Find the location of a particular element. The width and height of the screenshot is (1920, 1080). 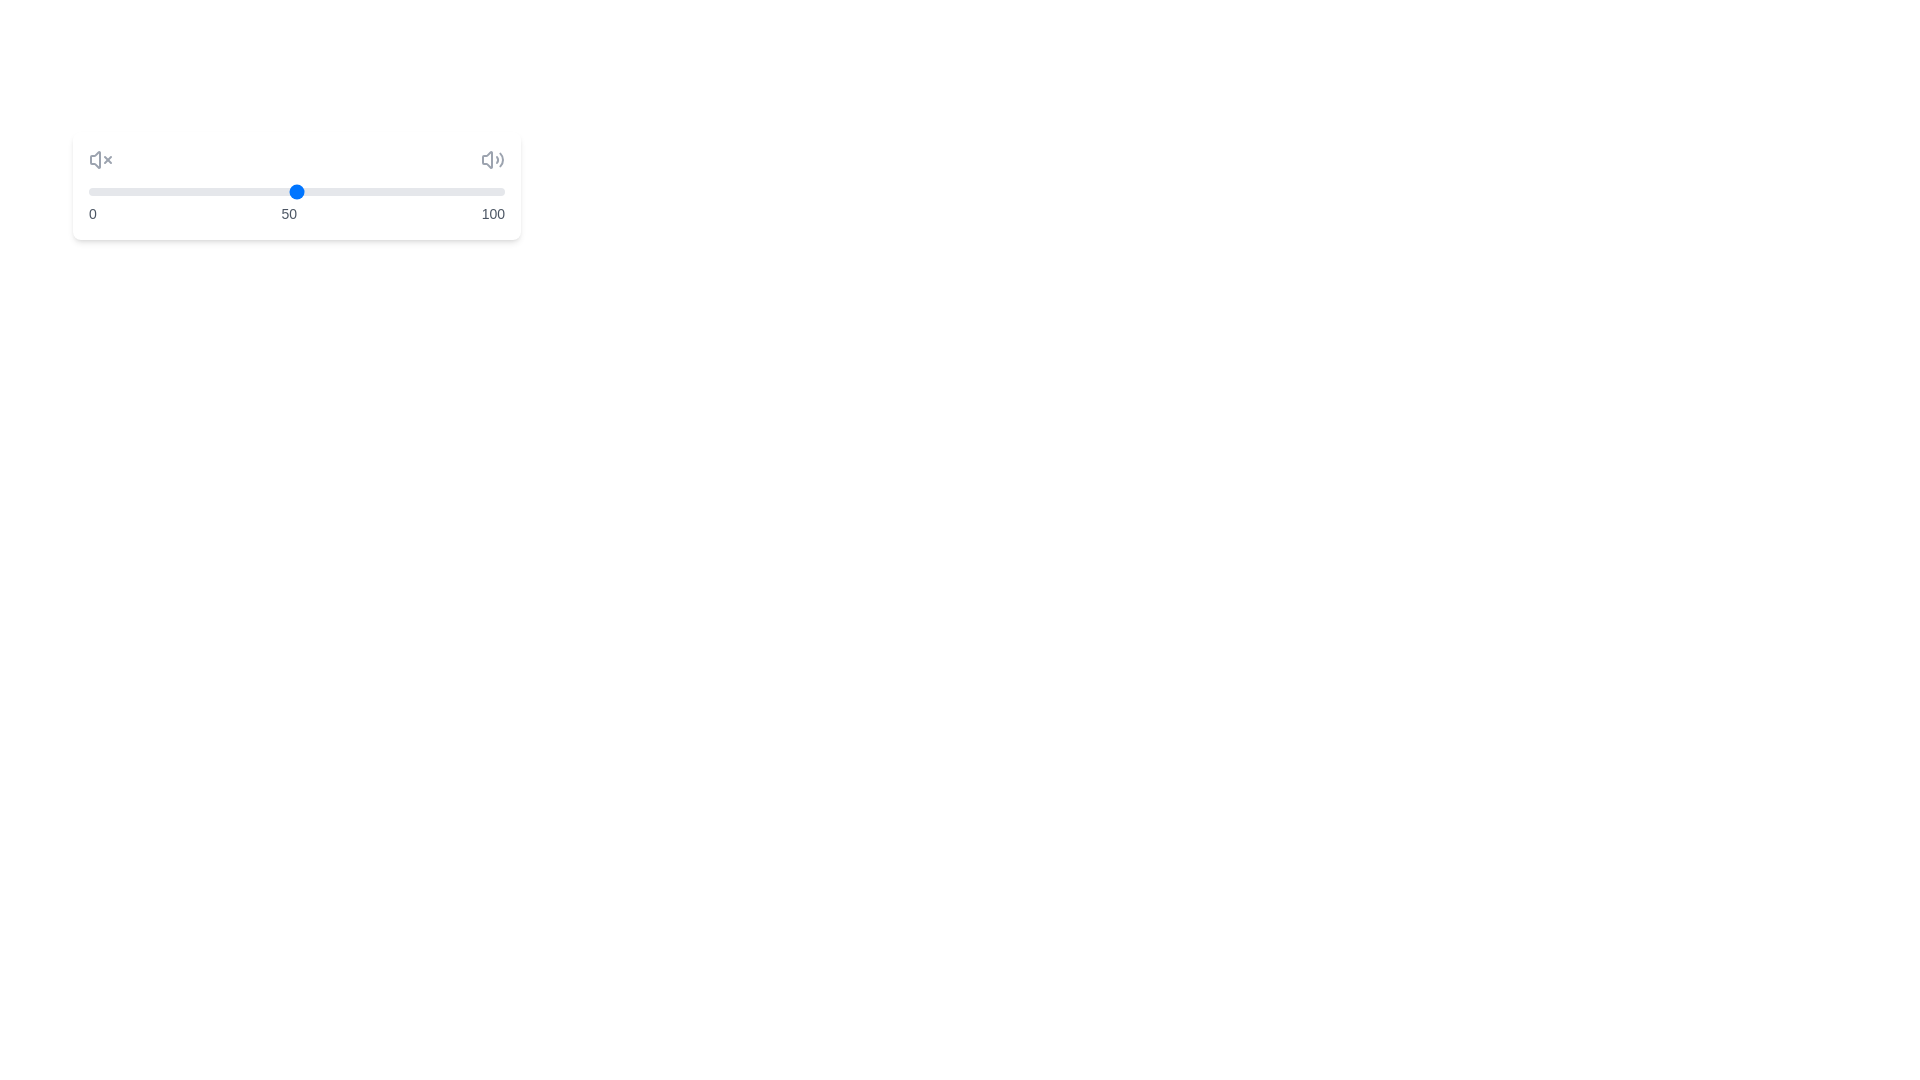

the slider to set the volume to 29% is located at coordinates (209, 192).